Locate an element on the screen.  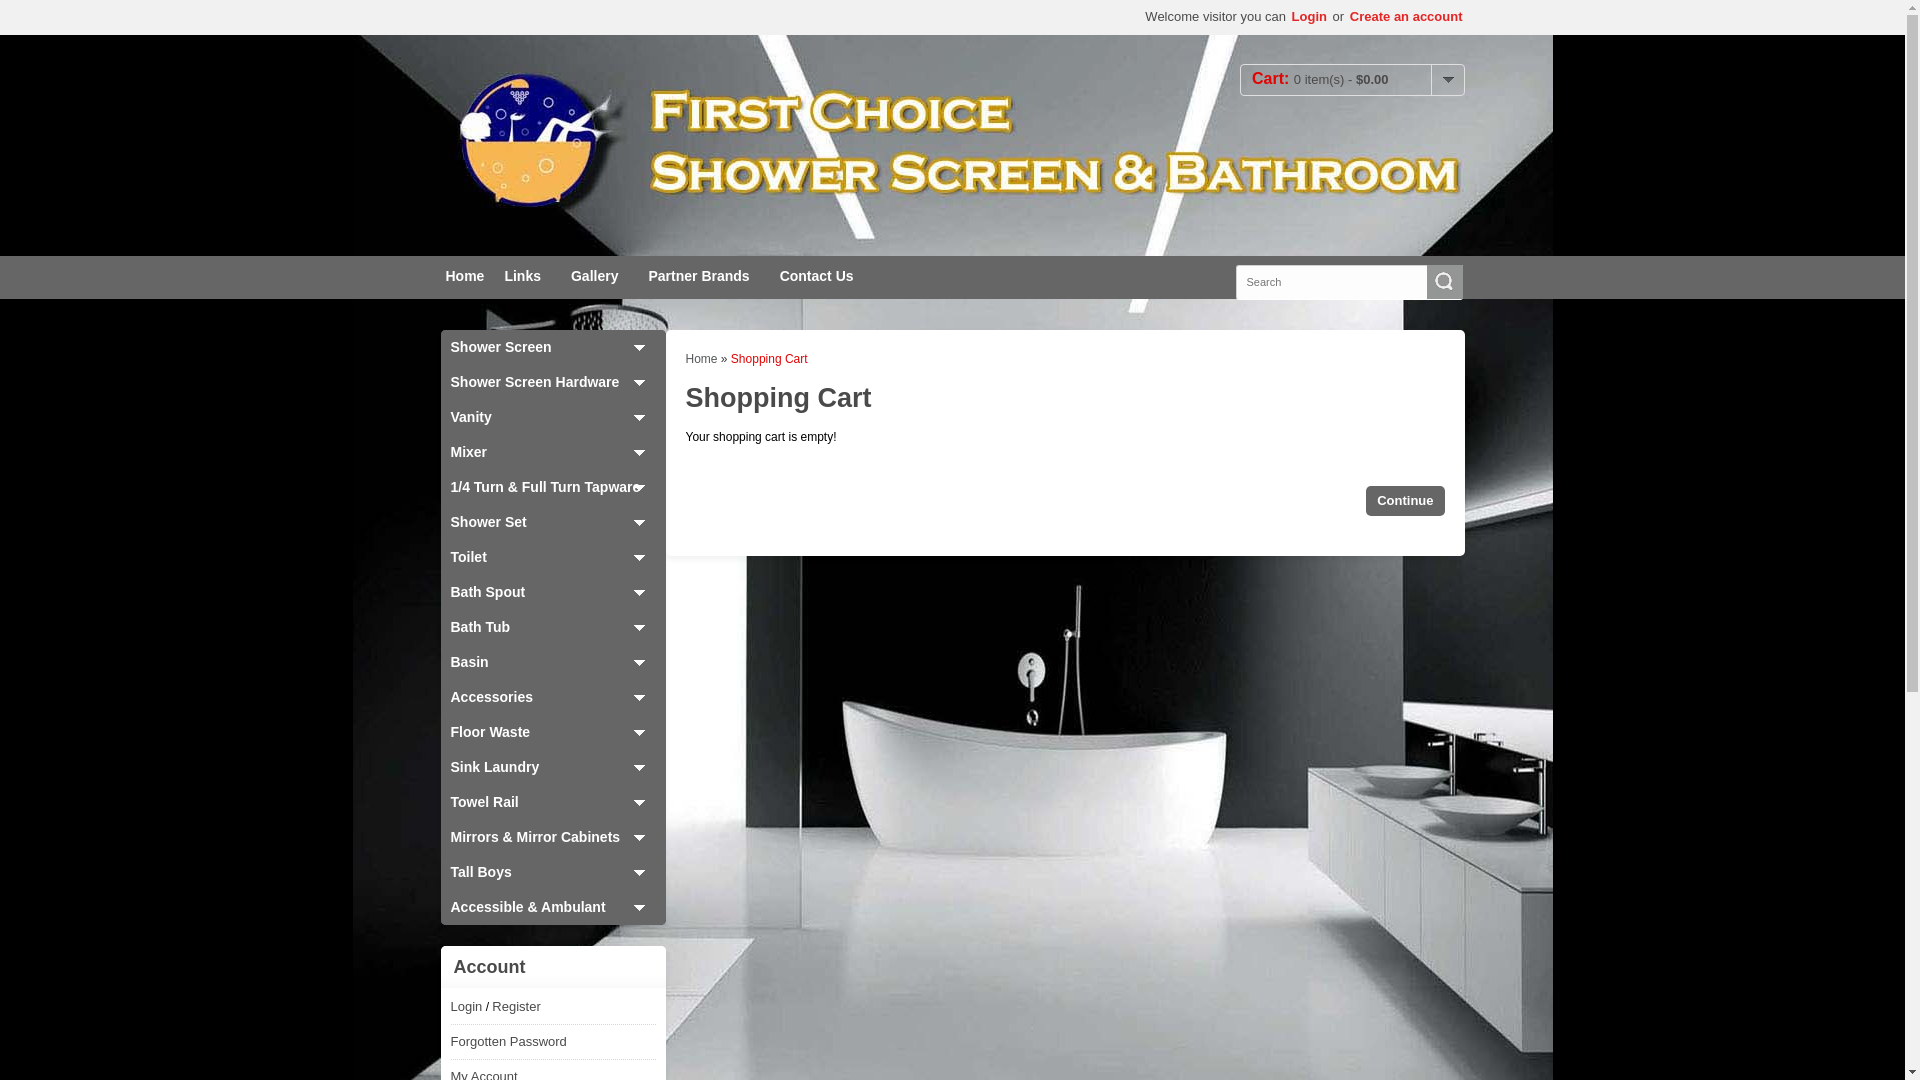
'Accessible & Ambulant' is located at coordinates (552, 907).